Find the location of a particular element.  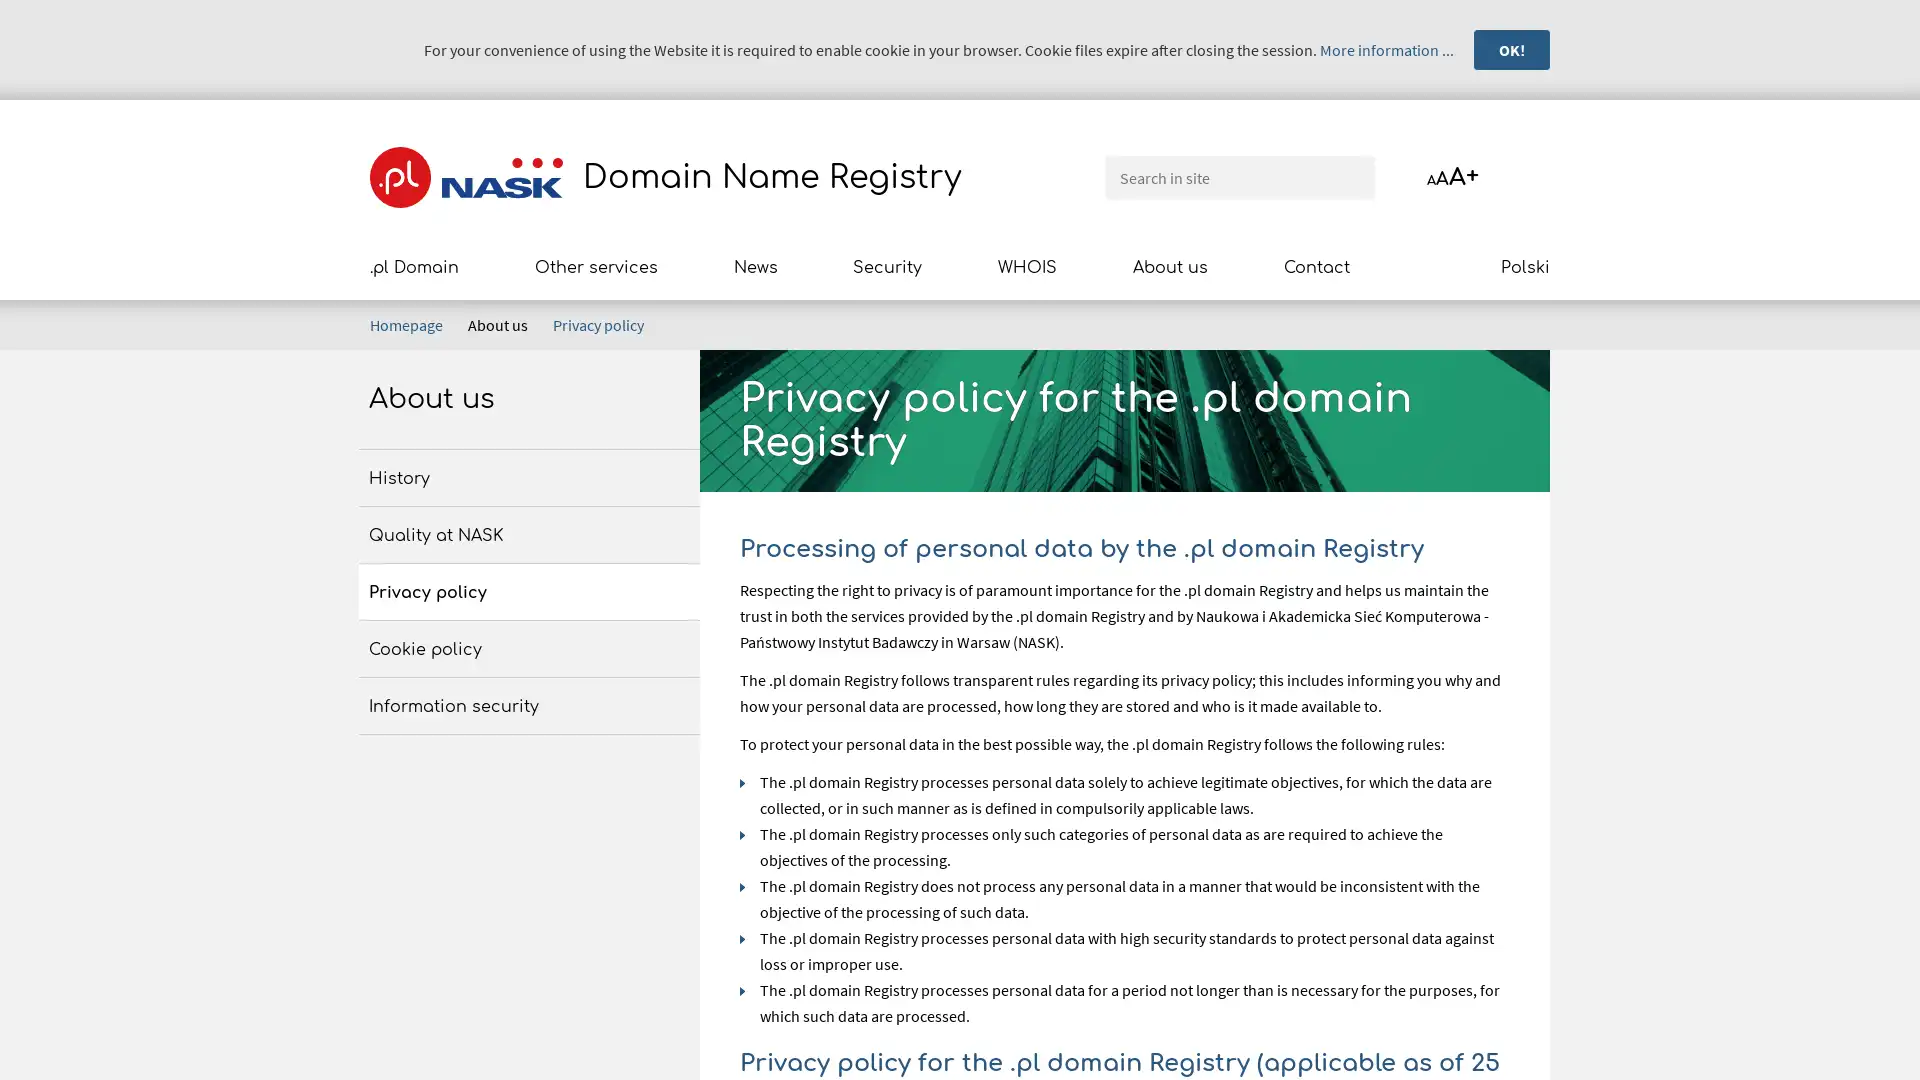

Search is located at coordinates (1350, 176).